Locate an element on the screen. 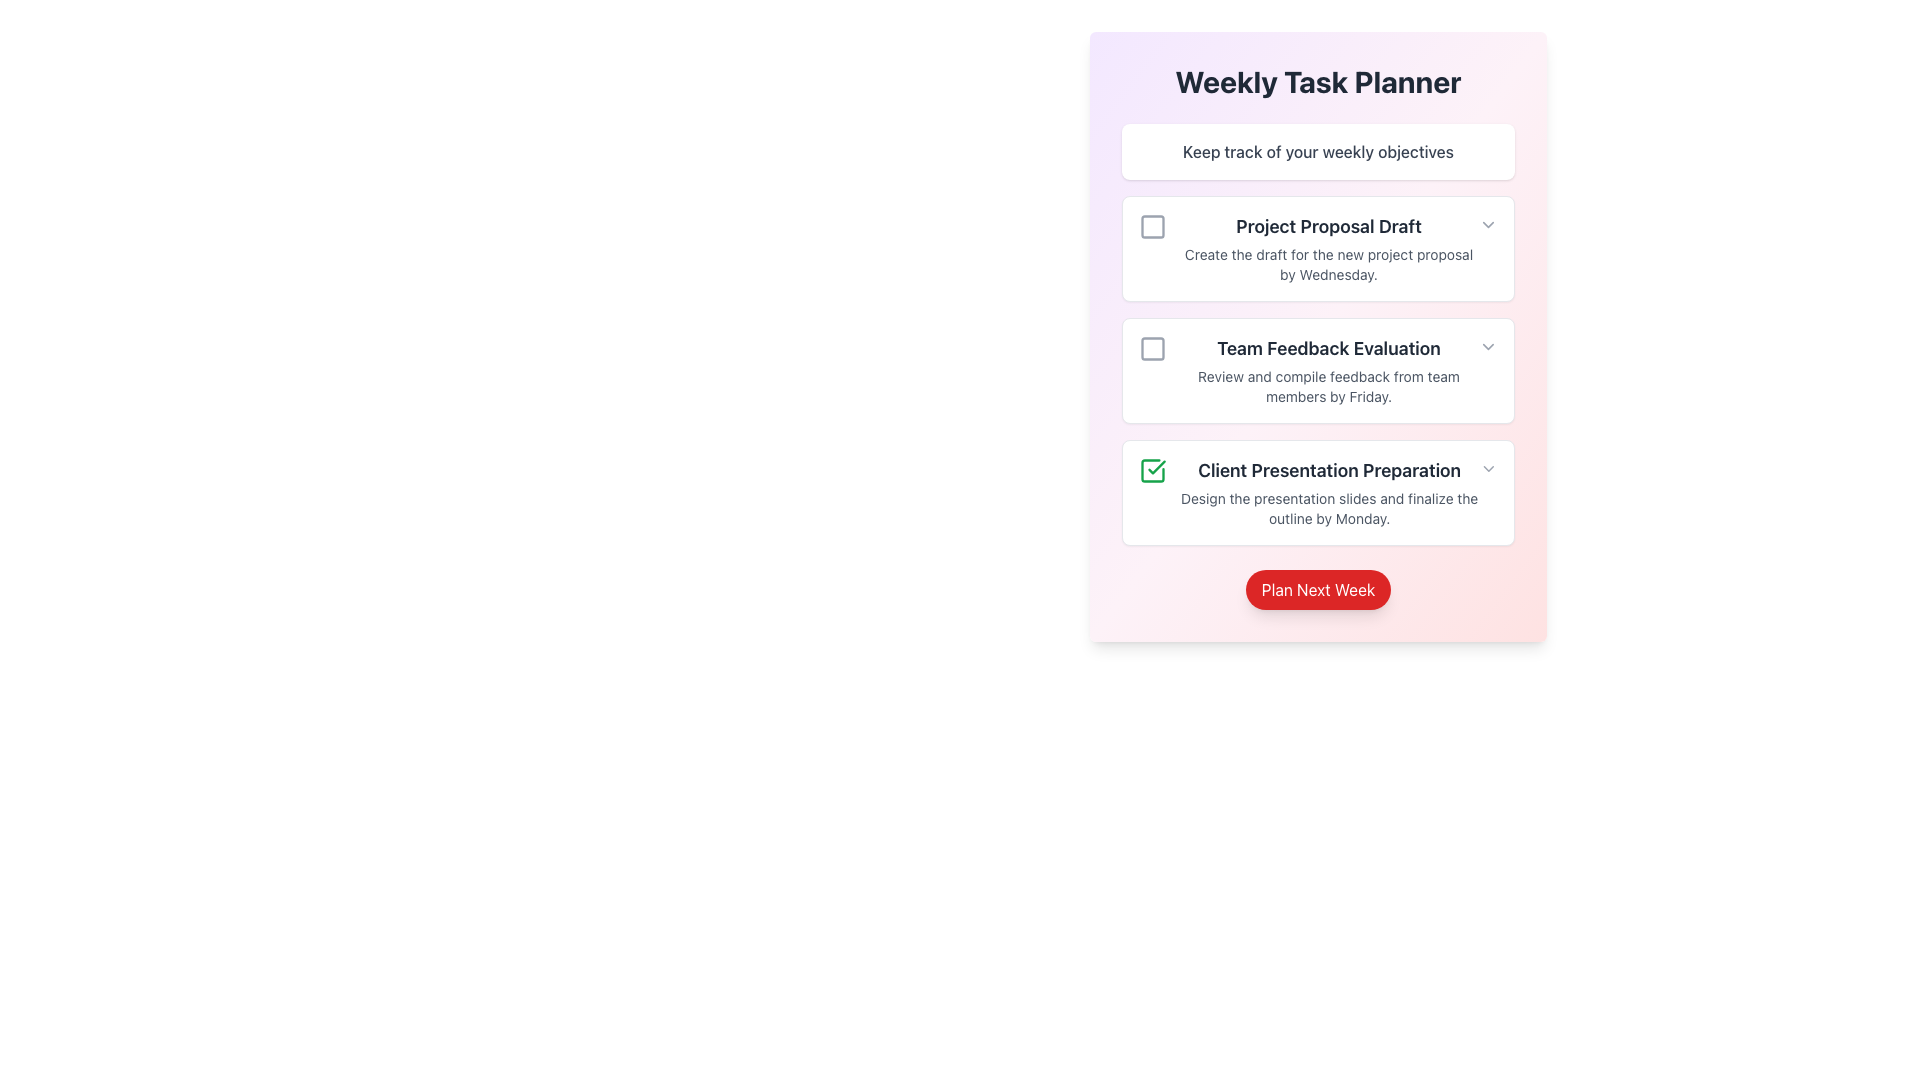 The image size is (1920, 1080). the descriptive text element that reads 'Create the draft for the new project proposal by Wednesday.' which is located below the header 'Project Proposal Draft.' is located at coordinates (1329, 264).